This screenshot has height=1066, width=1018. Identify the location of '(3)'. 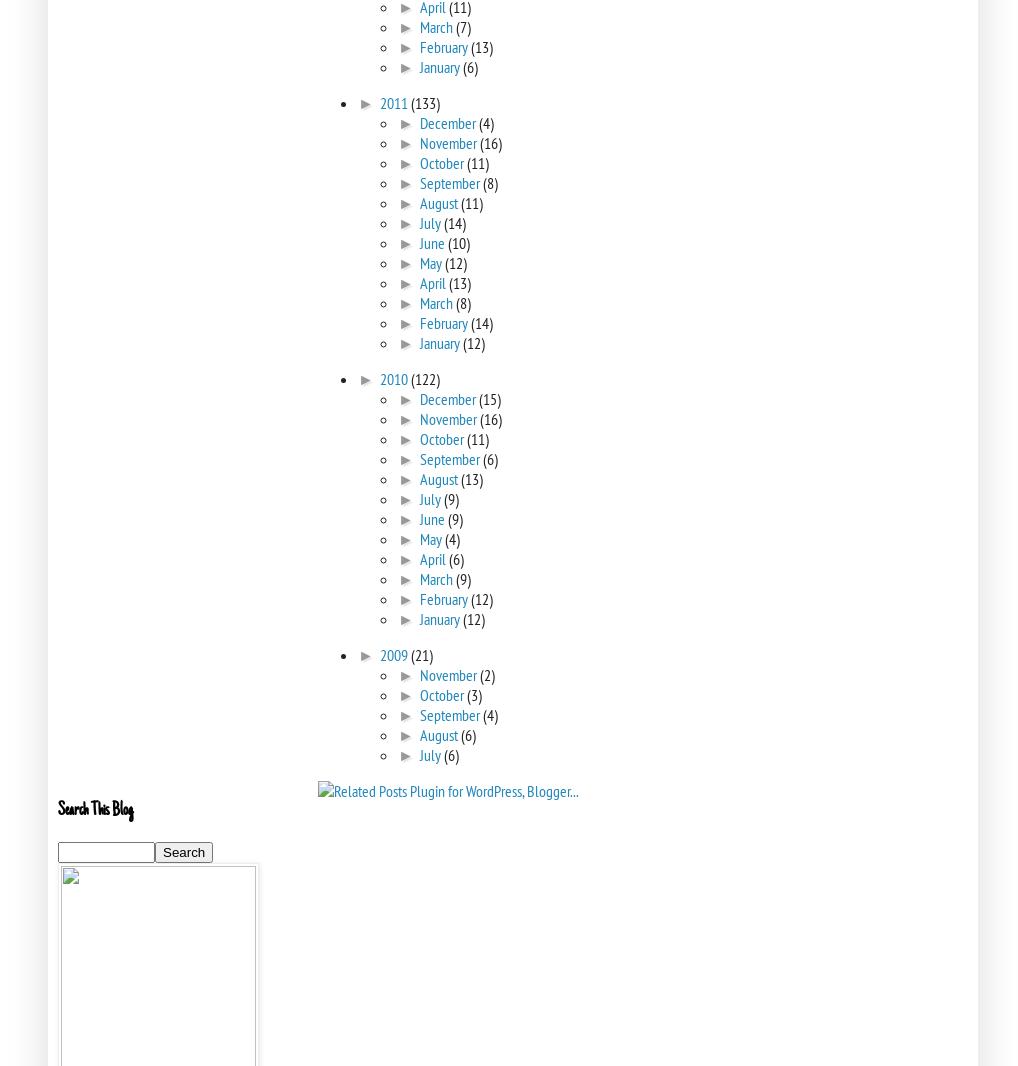
(473, 694).